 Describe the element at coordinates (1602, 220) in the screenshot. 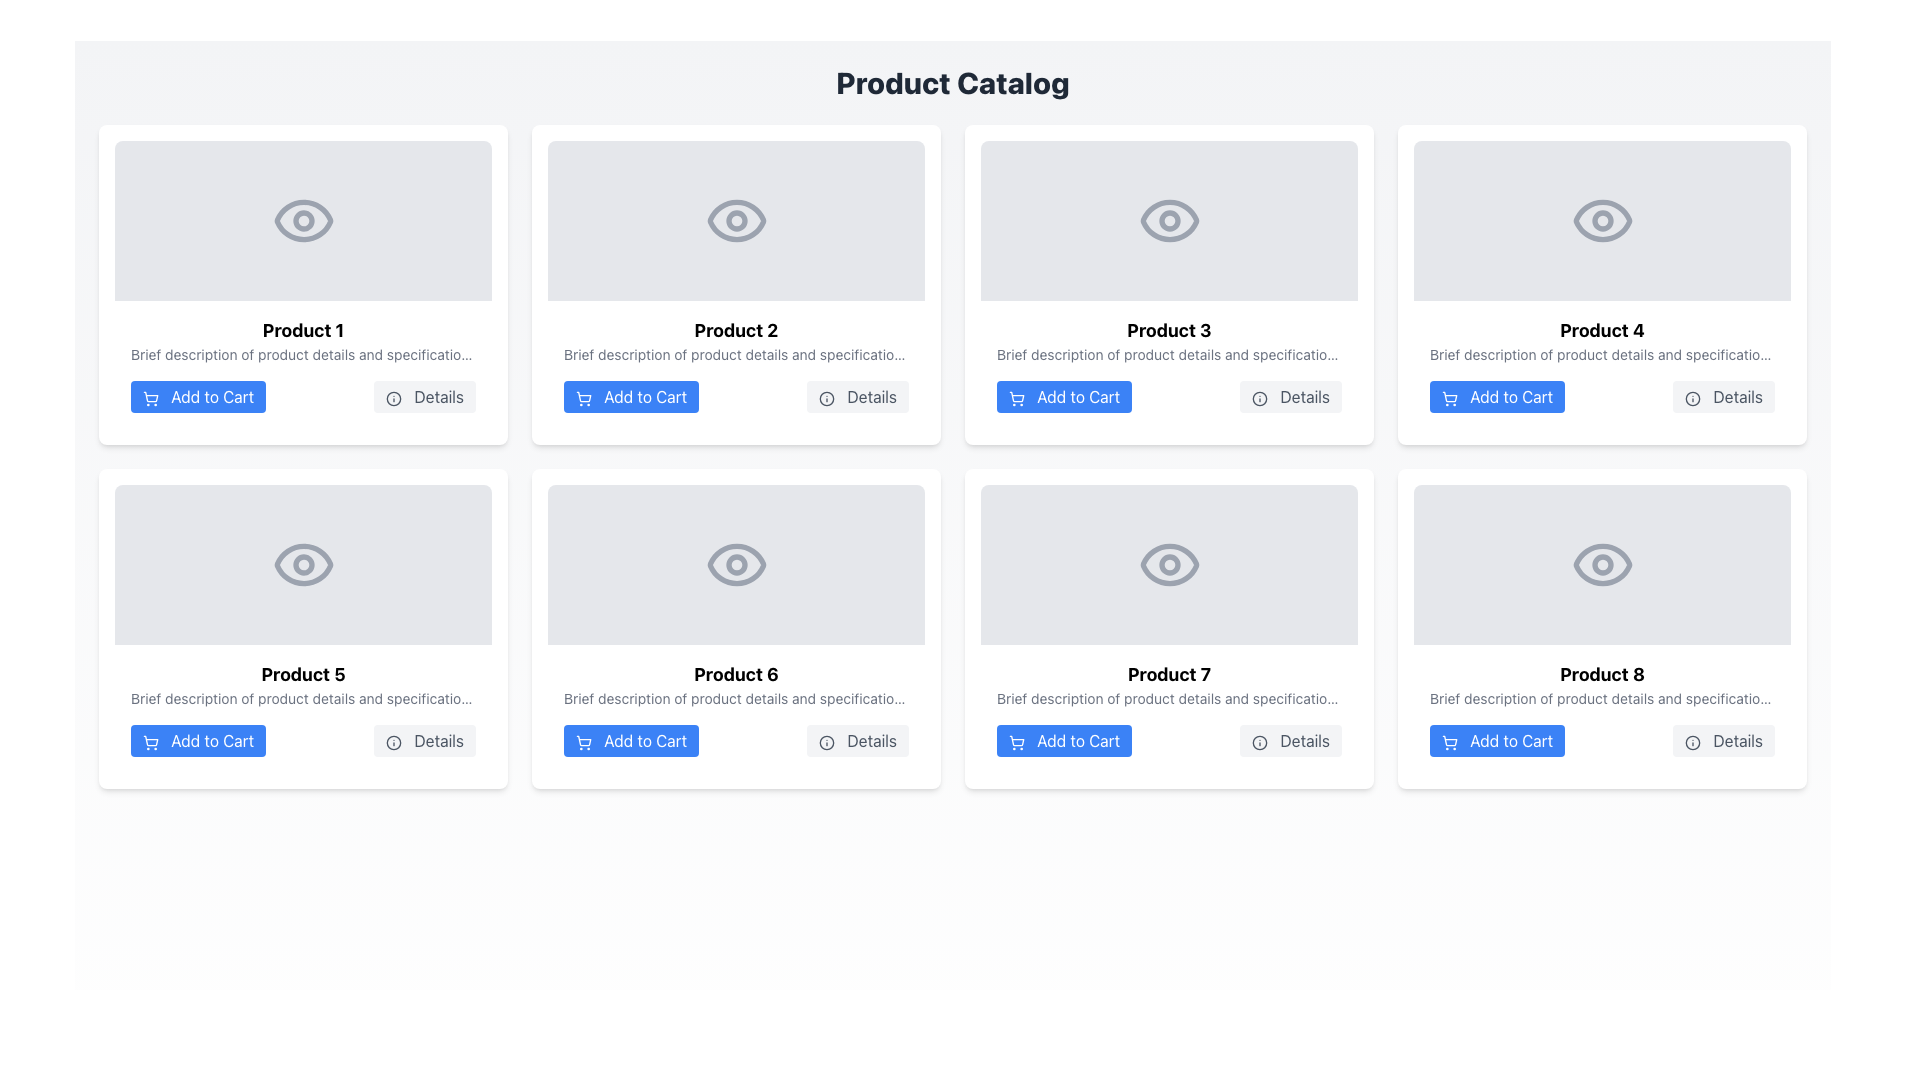

I see `the visual indicator icon located in the center of the image area of the 'Product 4' card in the product catalog grid` at that location.